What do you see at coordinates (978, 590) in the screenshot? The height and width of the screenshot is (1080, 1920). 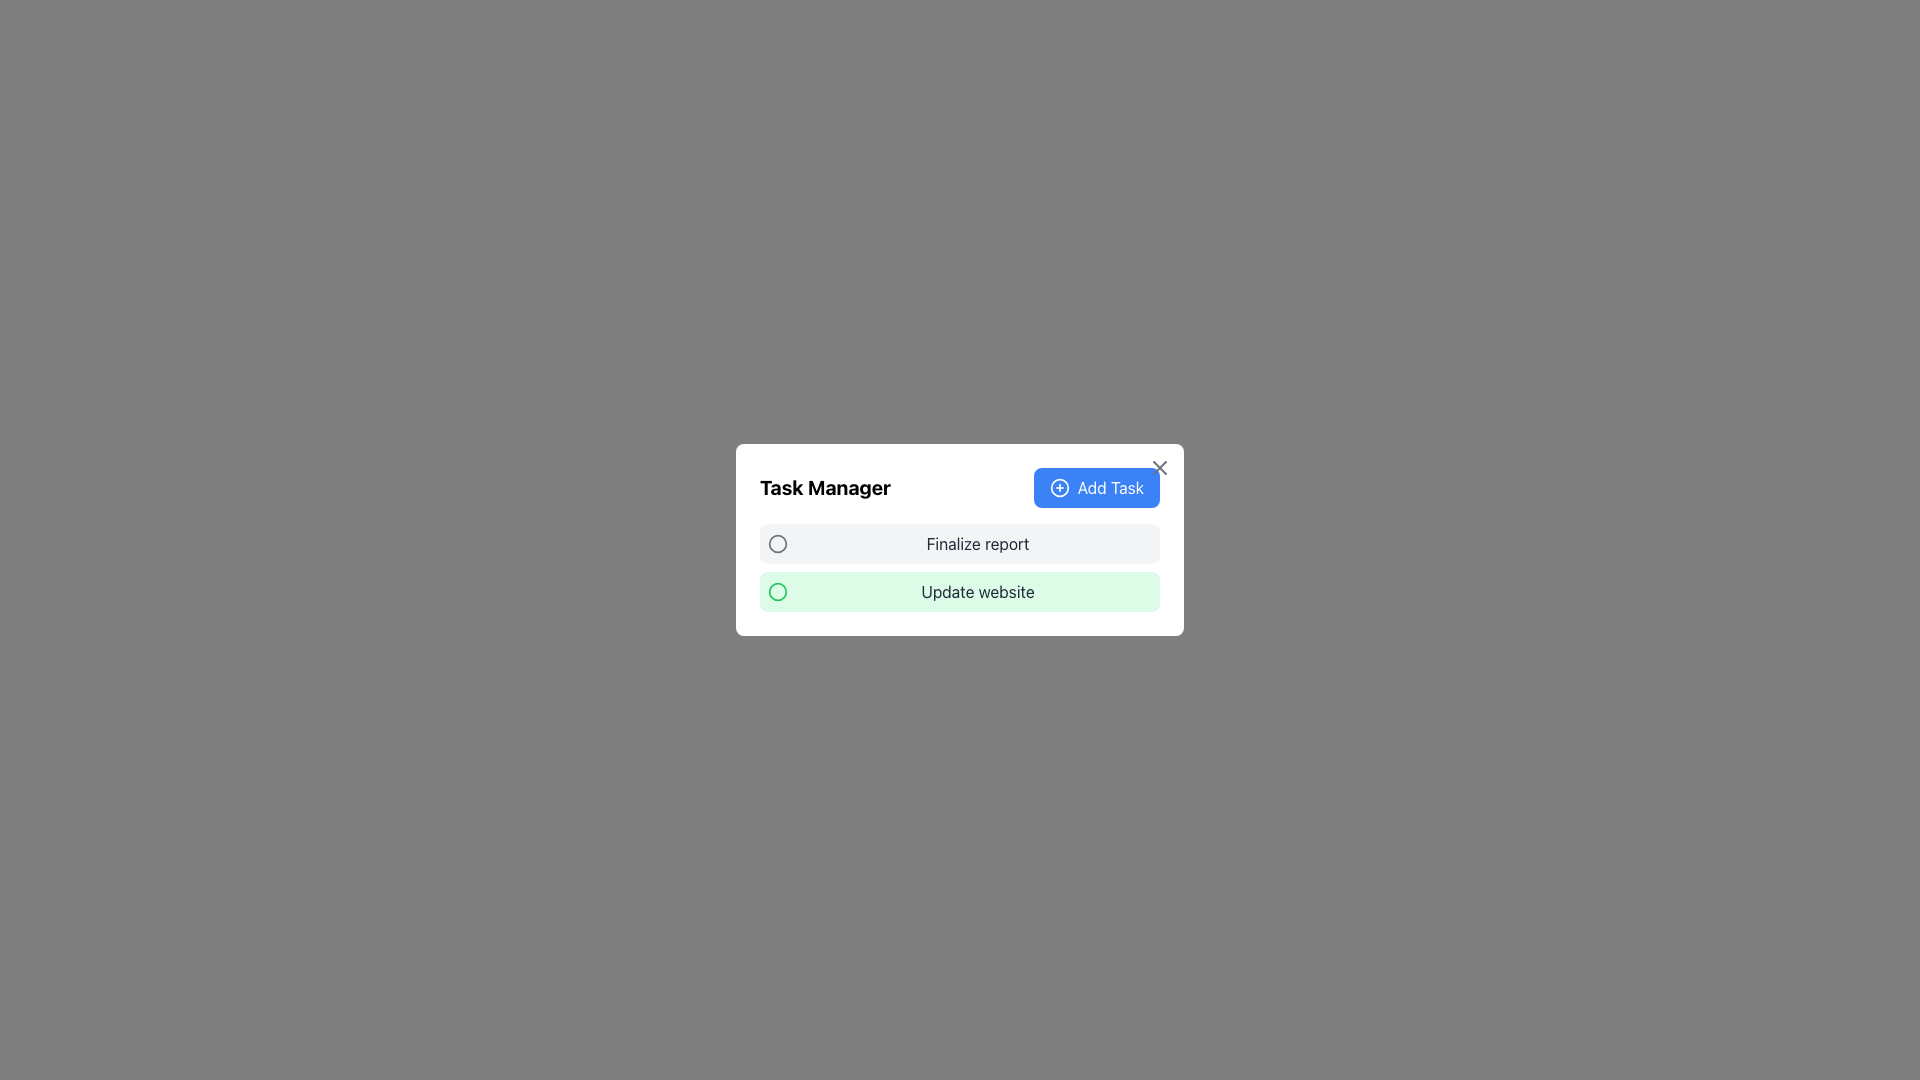 I see `the static text element that provides the task description for the 'Update website' task, positioned below the 'Finalize report' task item and to the right of a circular icon` at bounding box center [978, 590].